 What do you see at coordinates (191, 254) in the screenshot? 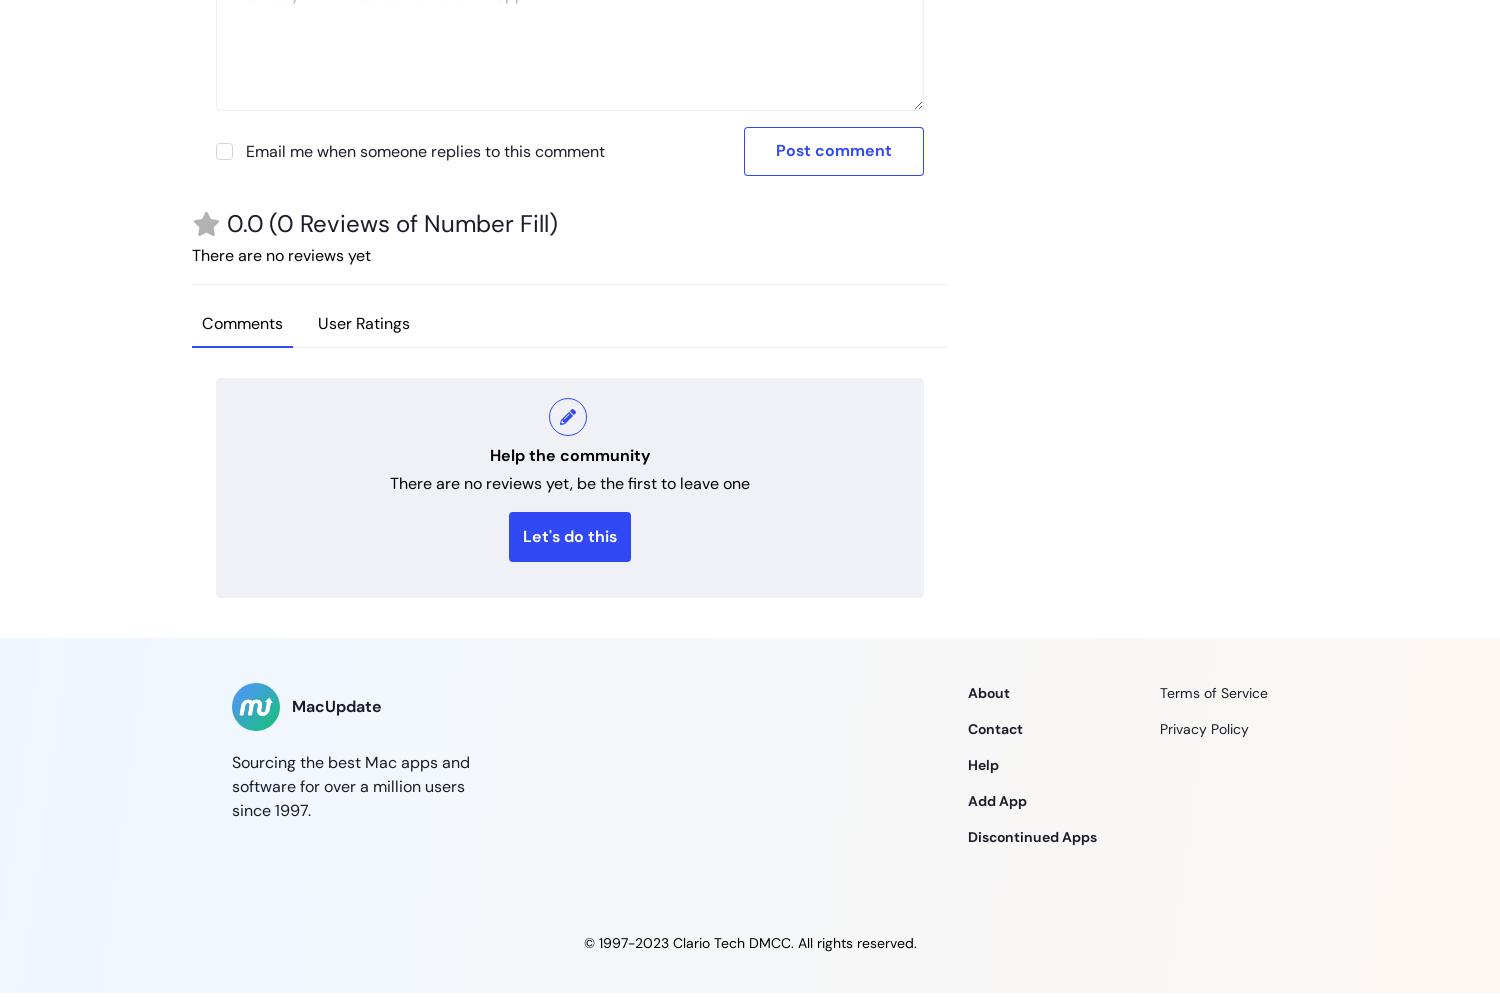
I see `'There are no reviews yet'` at bounding box center [191, 254].